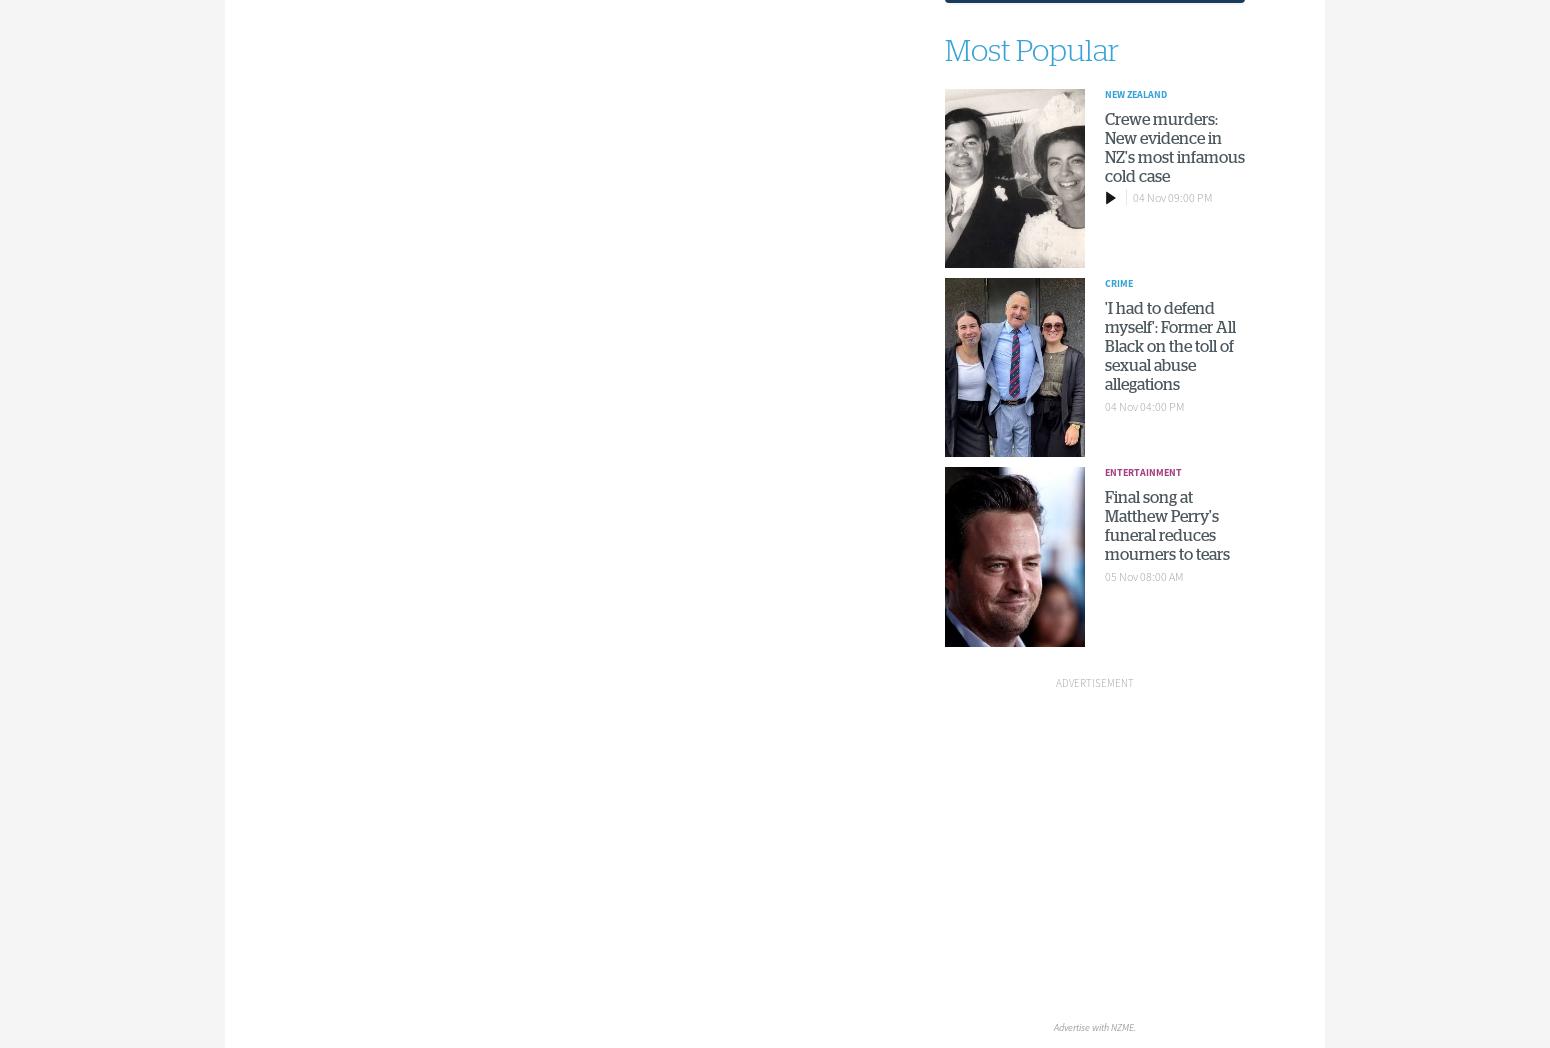 The image size is (1550, 1048). I want to click on 'Advertise with NZME.', so click(1053, 1026).